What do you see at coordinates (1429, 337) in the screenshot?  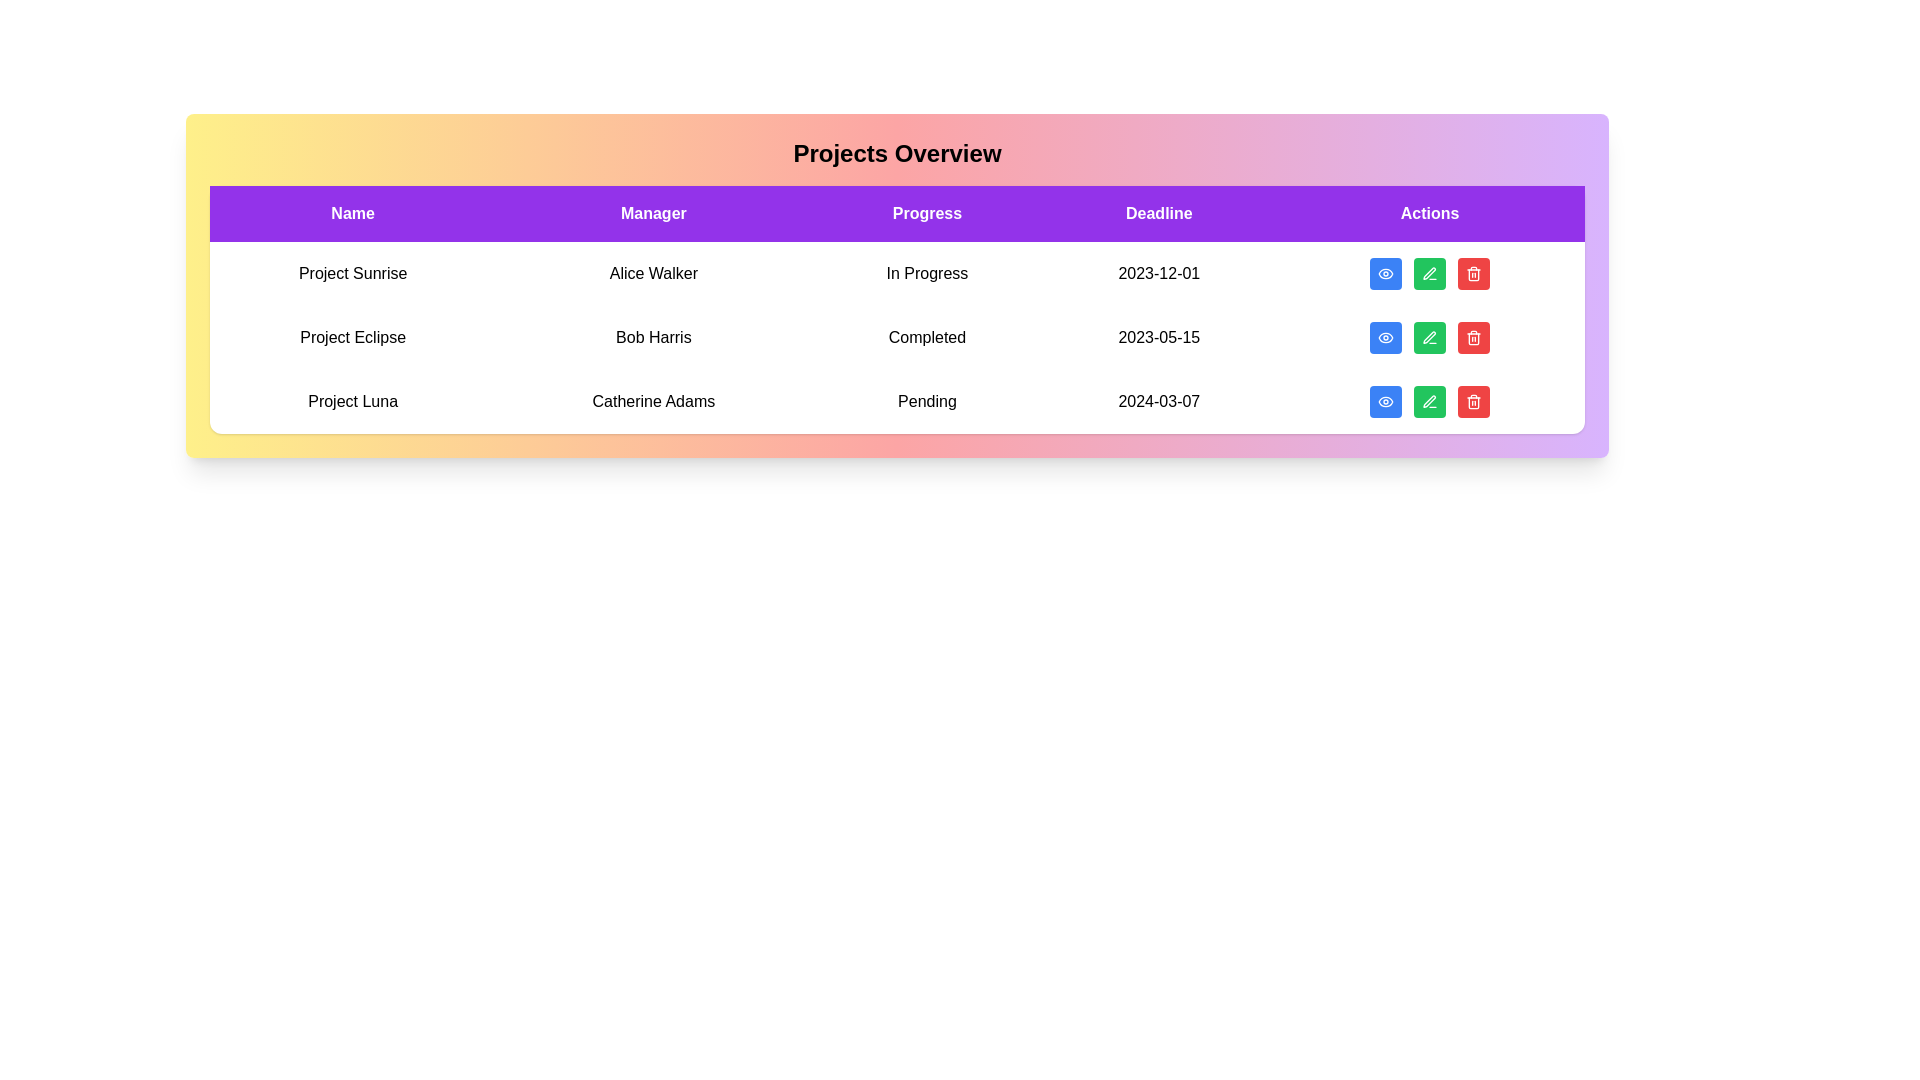 I see `edit button for the project identified by Project Eclipse` at bounding box center [1429, 337].